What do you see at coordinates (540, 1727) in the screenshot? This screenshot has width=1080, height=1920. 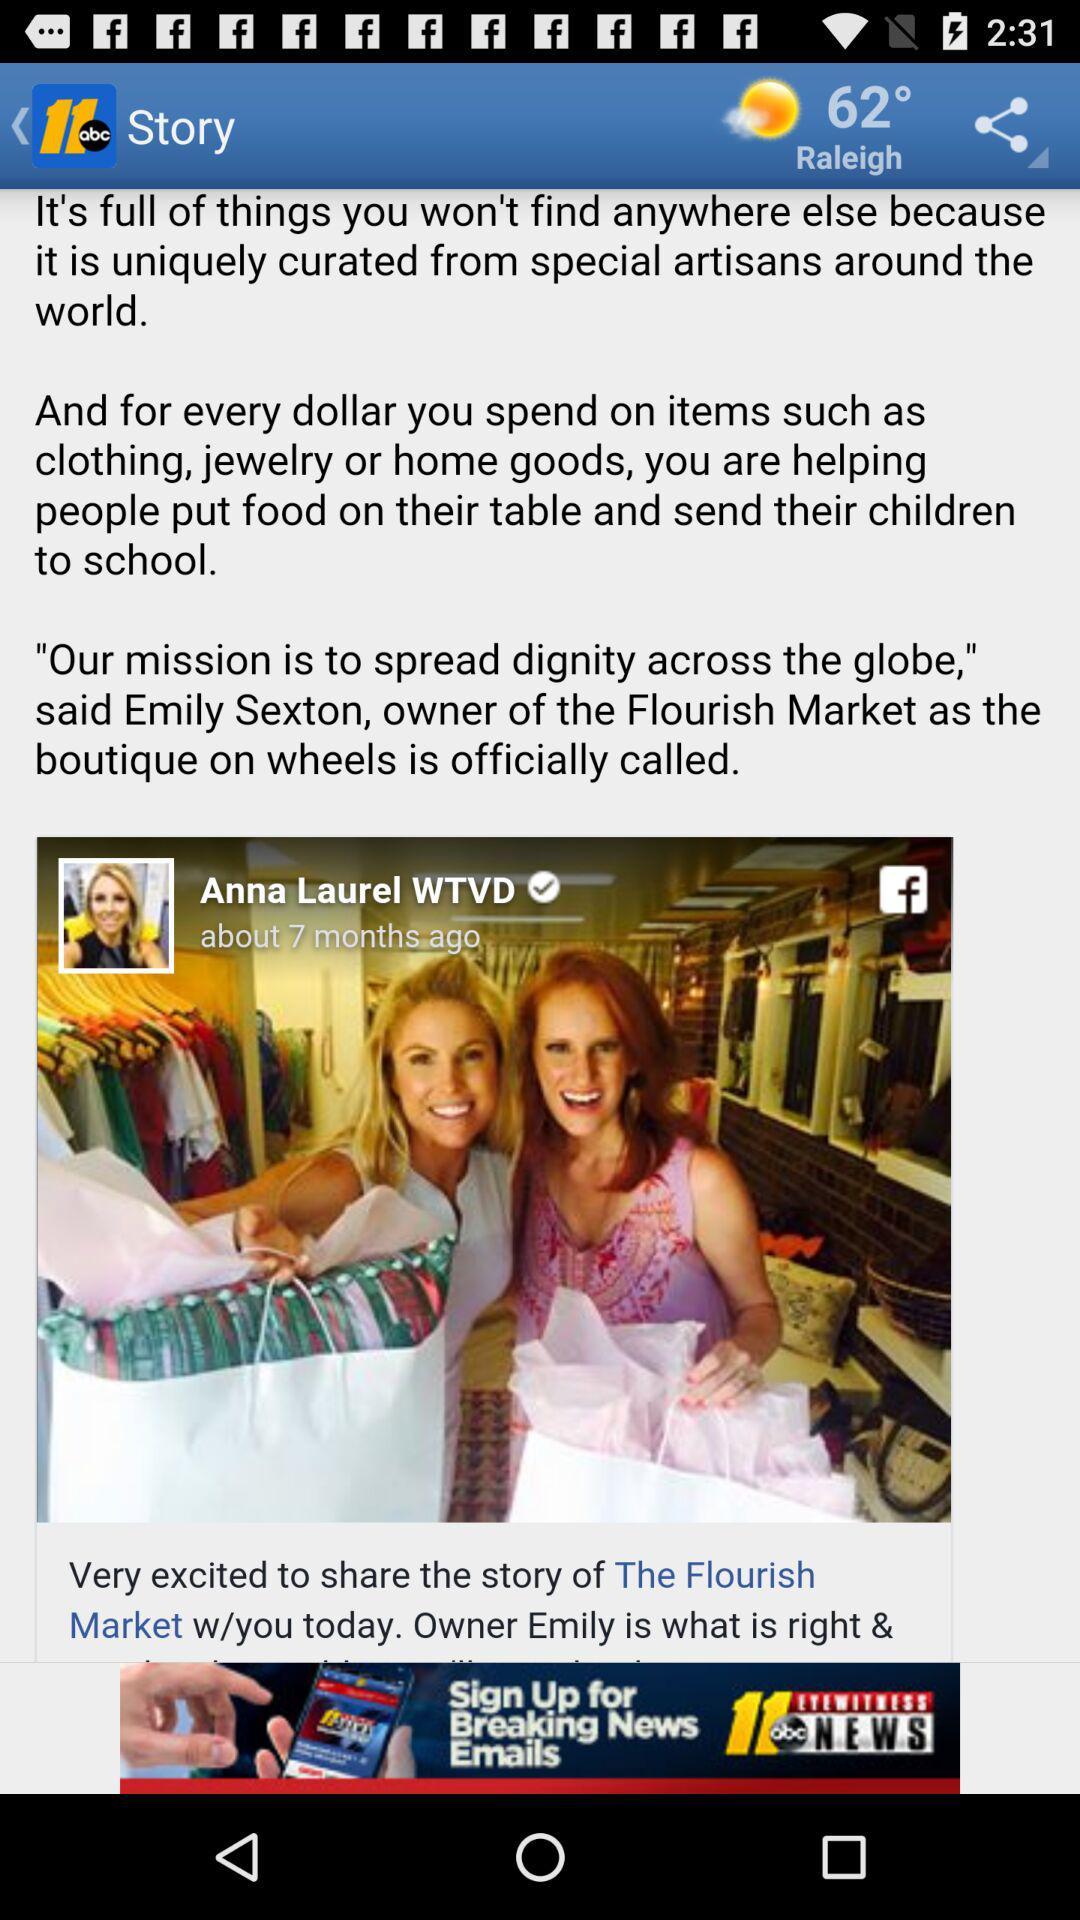 I see `open advertisement` at bounding box center [540, 1727].